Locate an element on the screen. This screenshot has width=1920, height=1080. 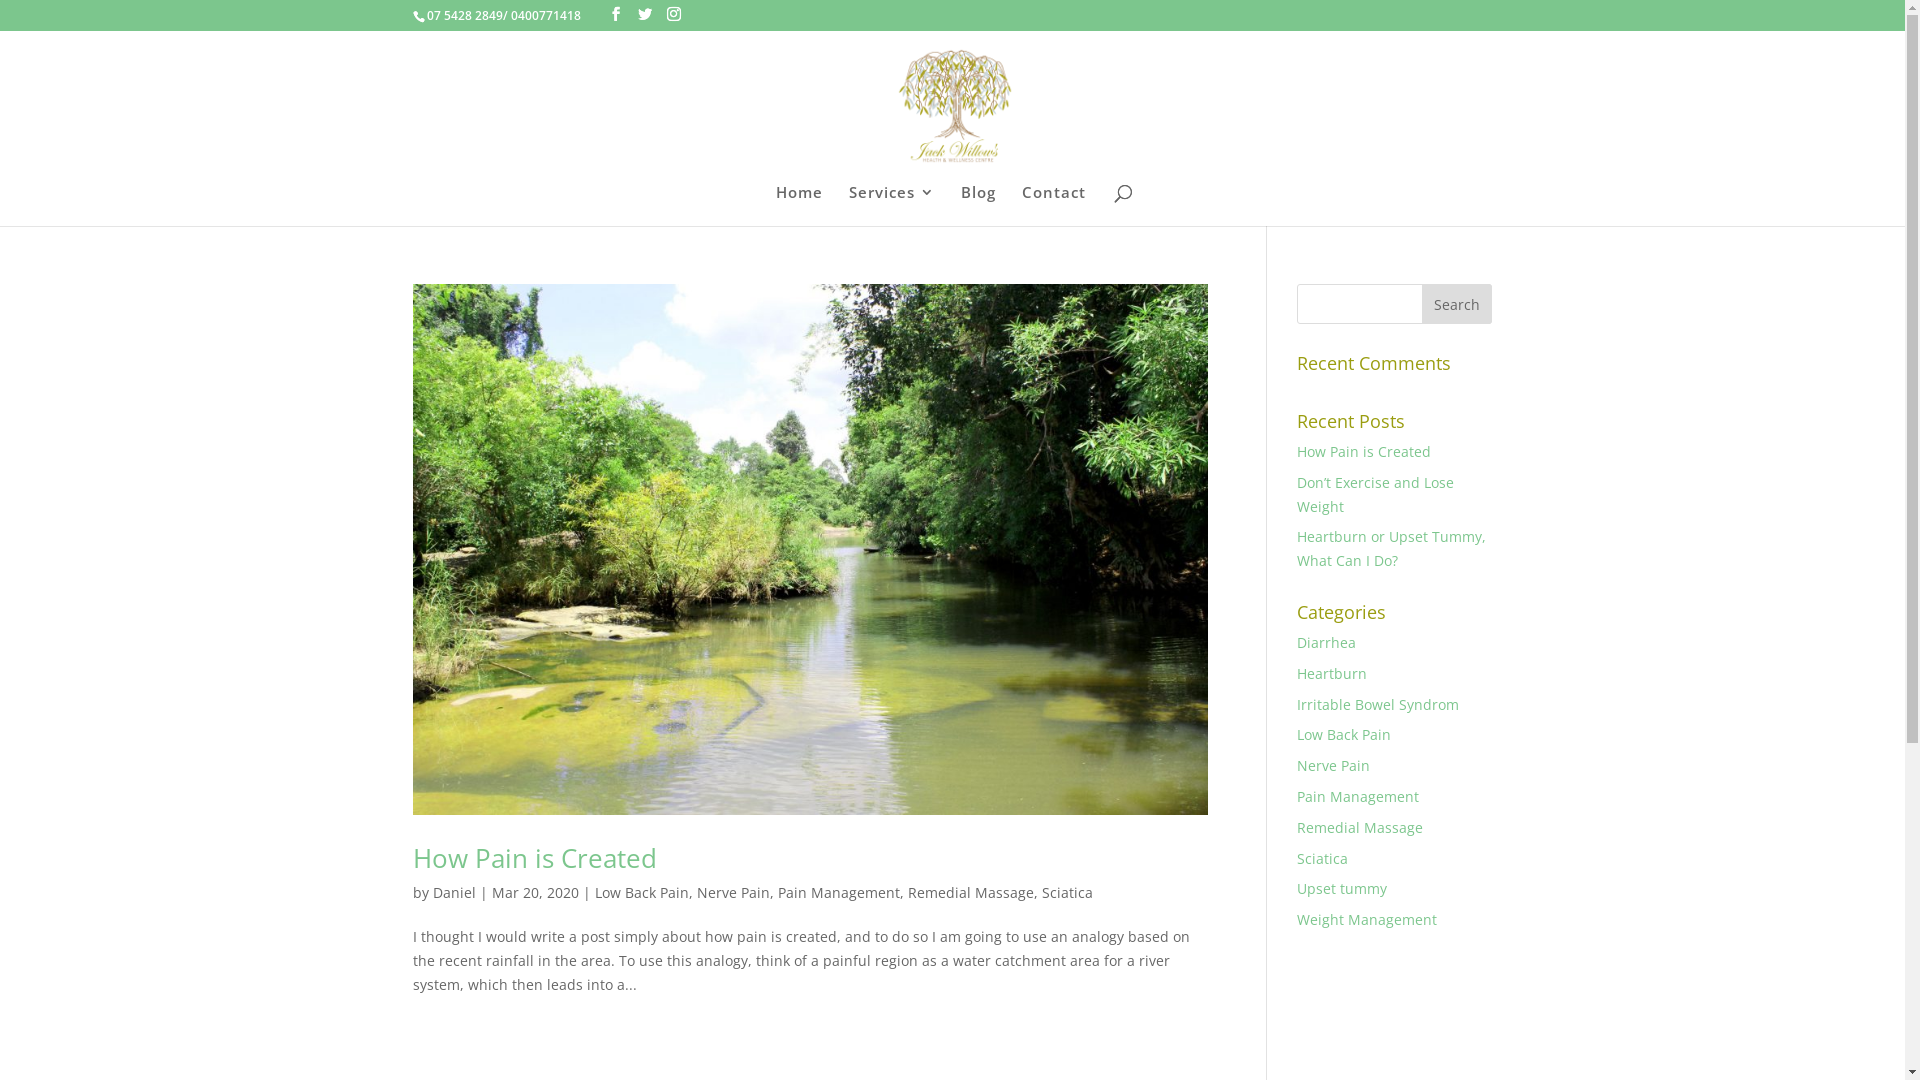
'Blog' is located at coordinates (977, 205).